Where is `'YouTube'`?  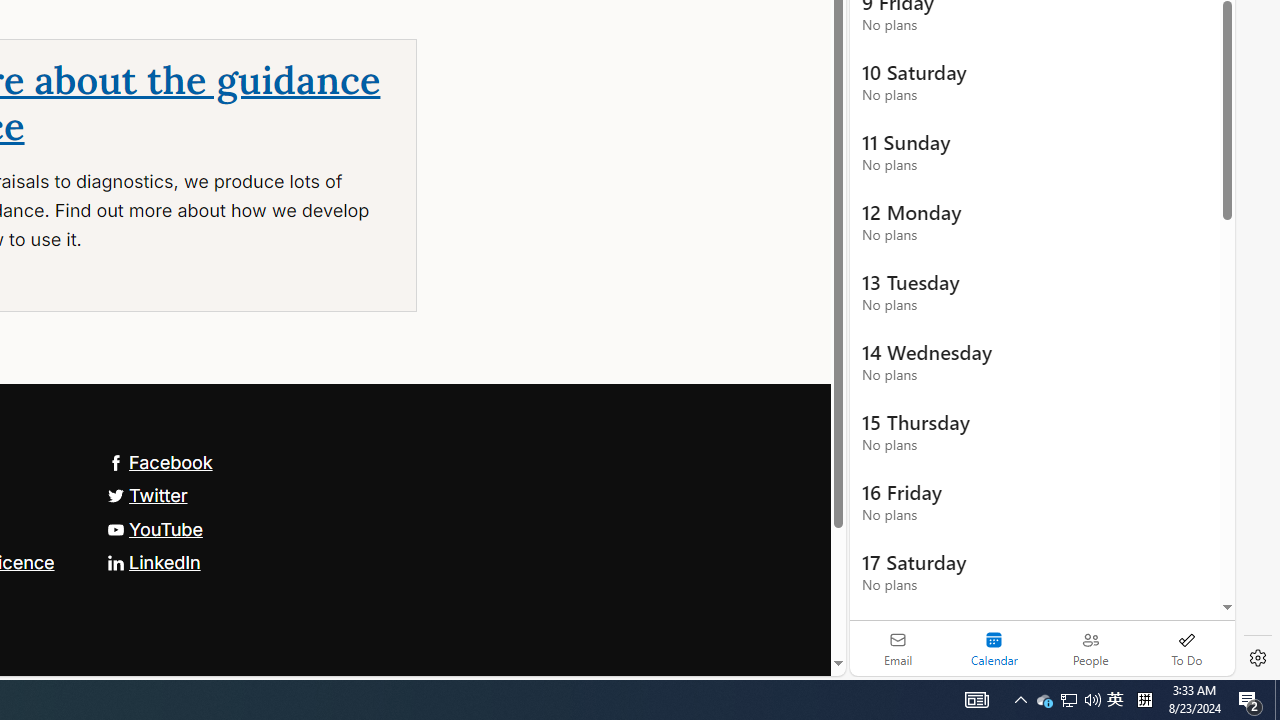
'YouTube' is located at coordinates (153, 527).